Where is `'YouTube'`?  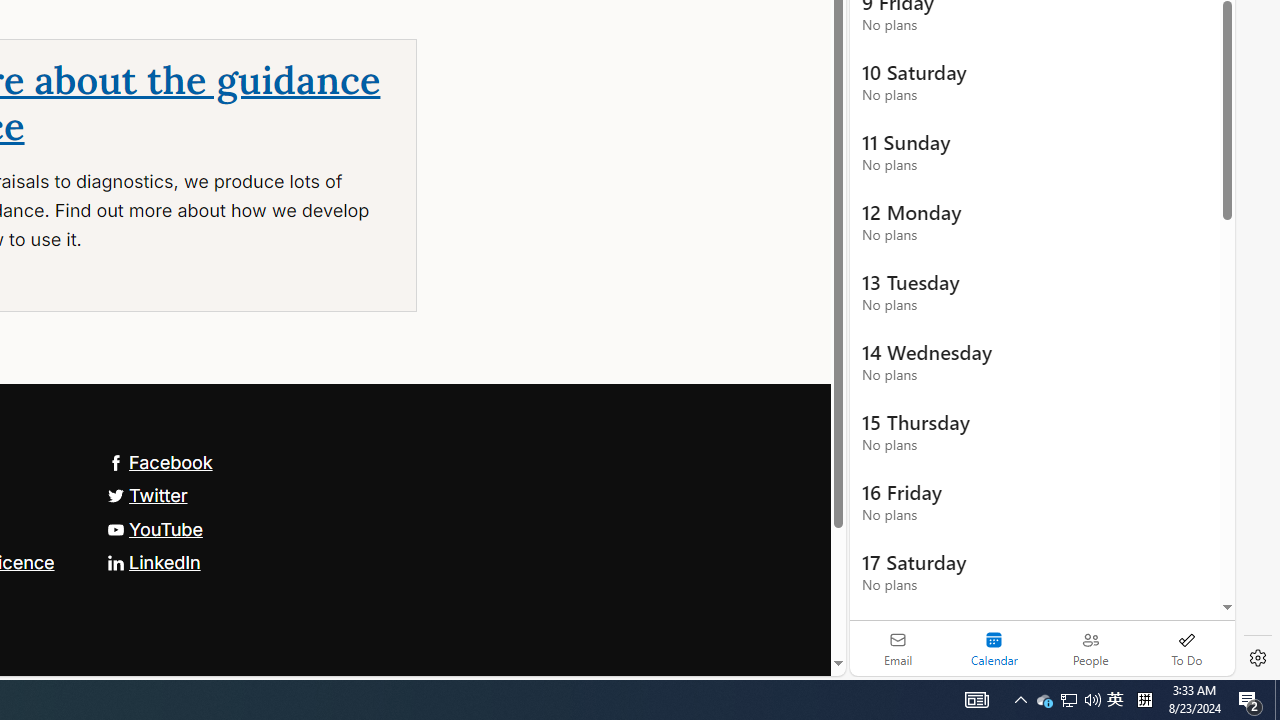
'YouTube' is located at coordinates (153, 527).